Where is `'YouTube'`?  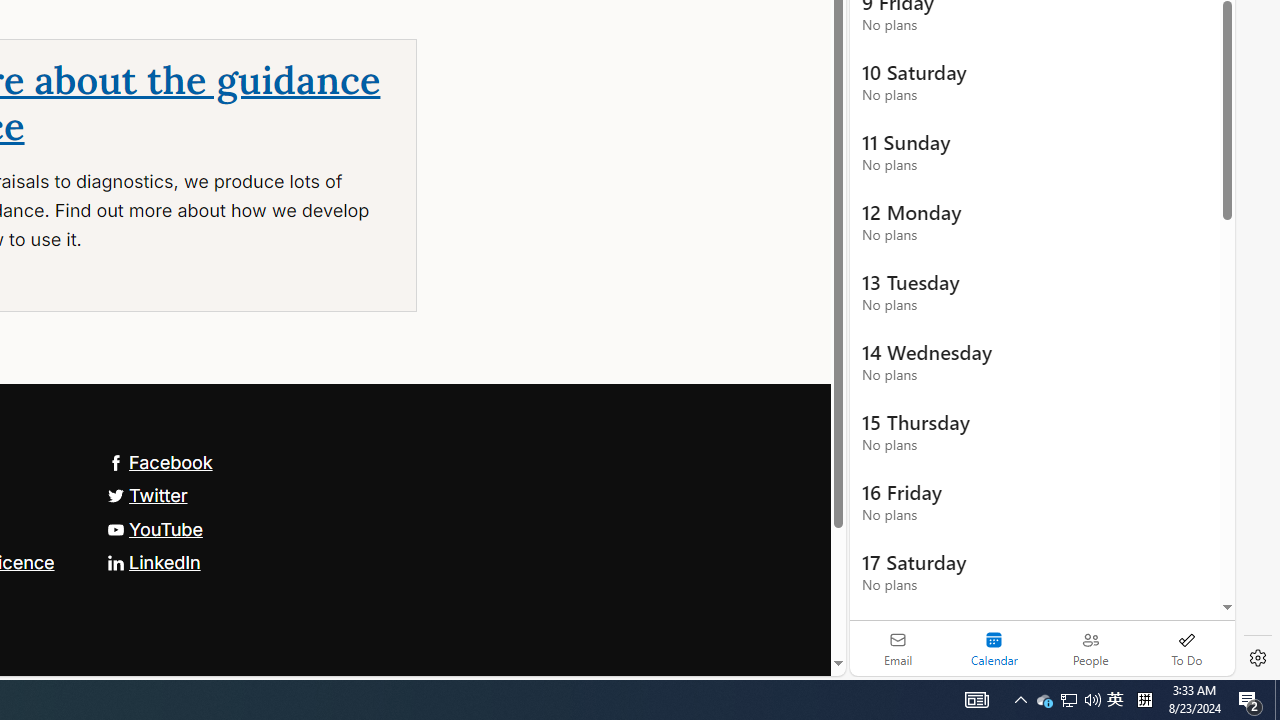
'YouTube' is located at coordinates (153, 527).